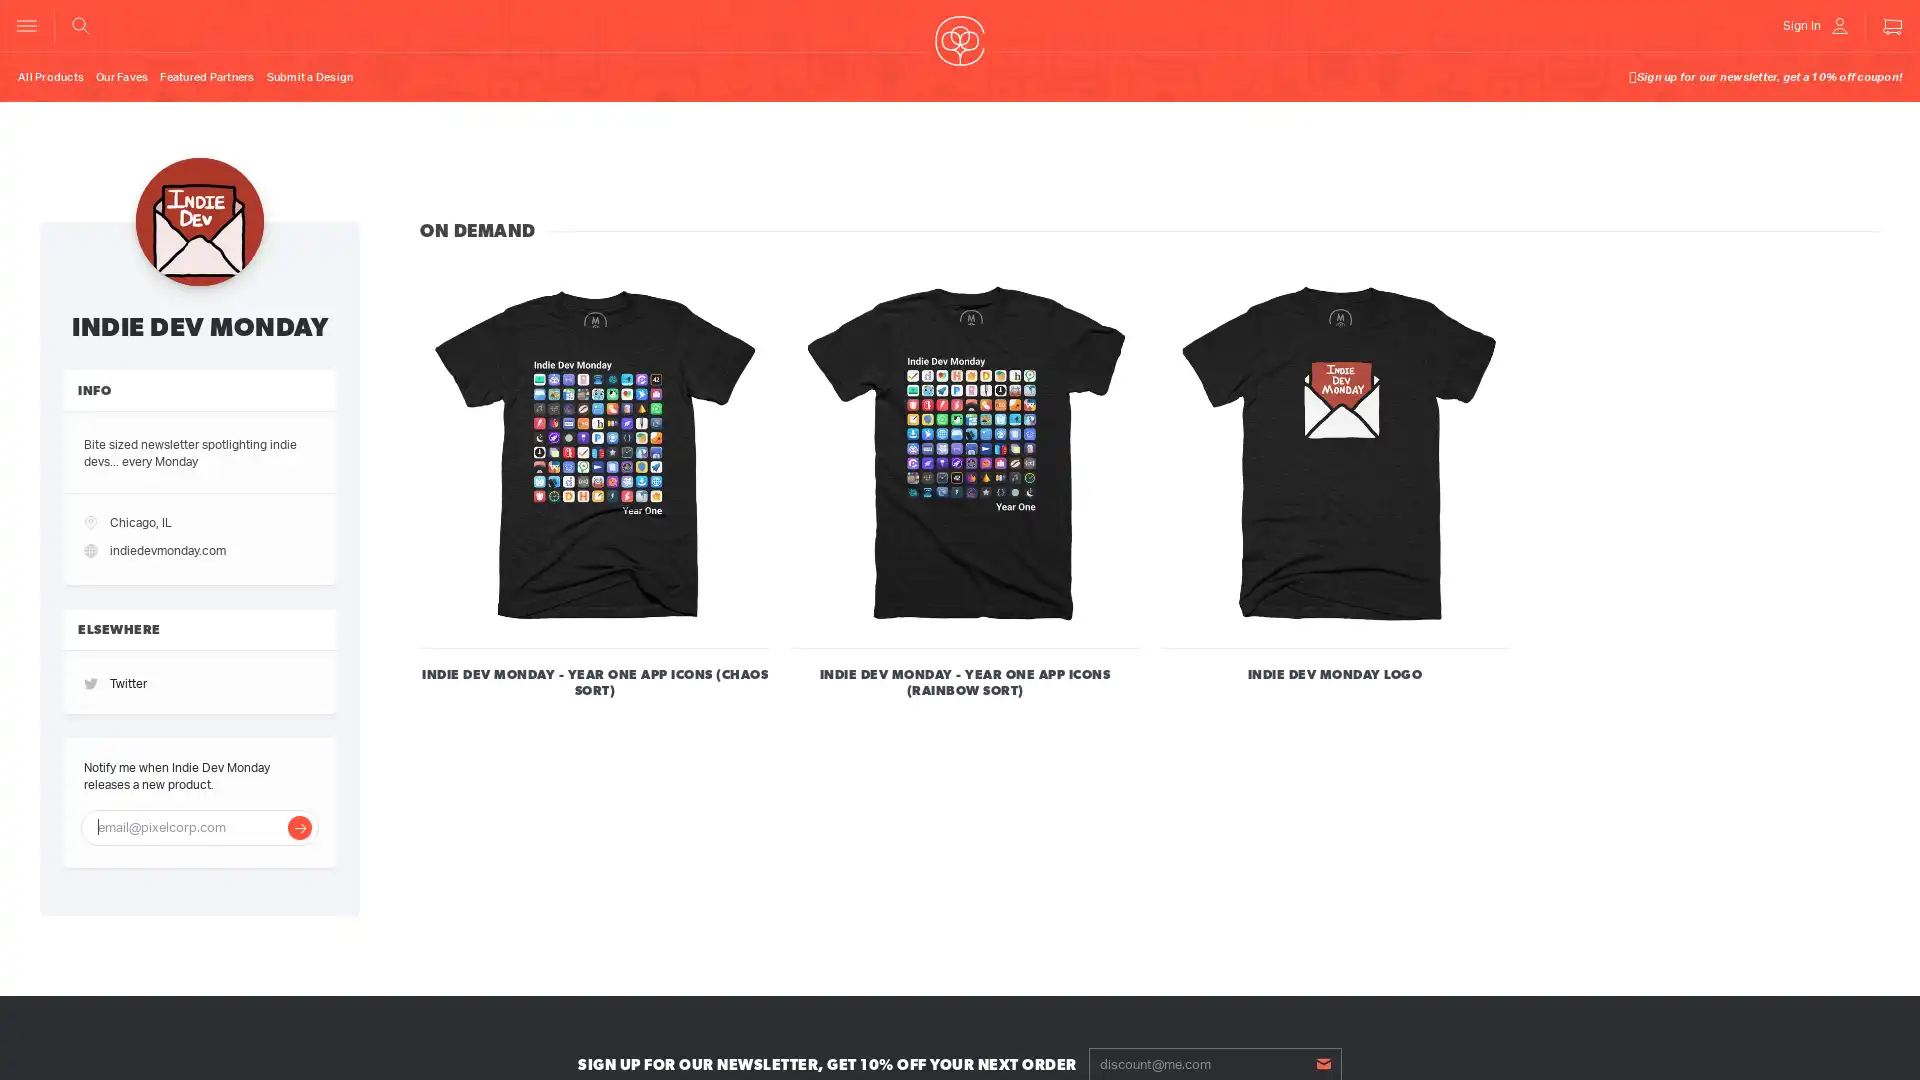 The height and width of the screenshot is (1080, 1920). I want to click on Submit, so click(298, 826).